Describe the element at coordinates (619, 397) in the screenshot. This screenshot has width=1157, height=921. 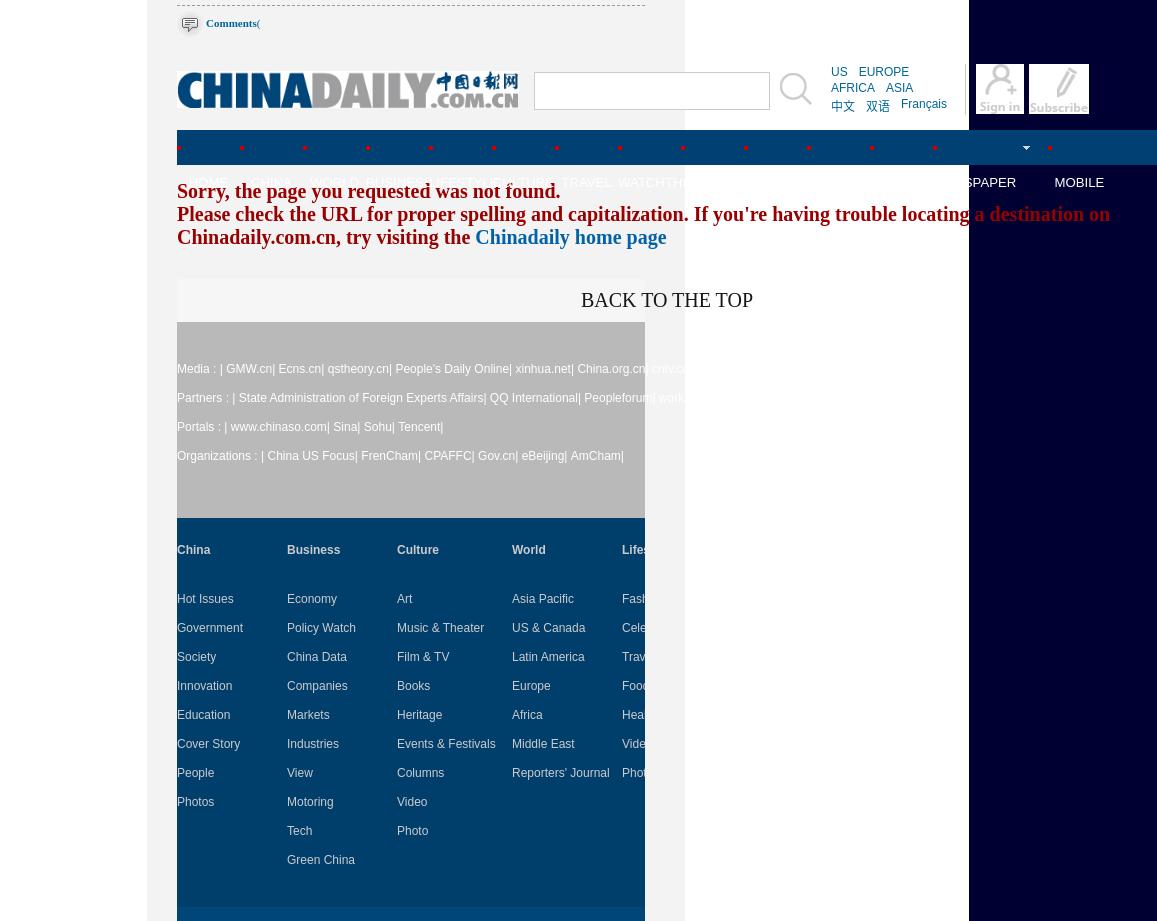
I see `'Peopleforum|'` at that location.